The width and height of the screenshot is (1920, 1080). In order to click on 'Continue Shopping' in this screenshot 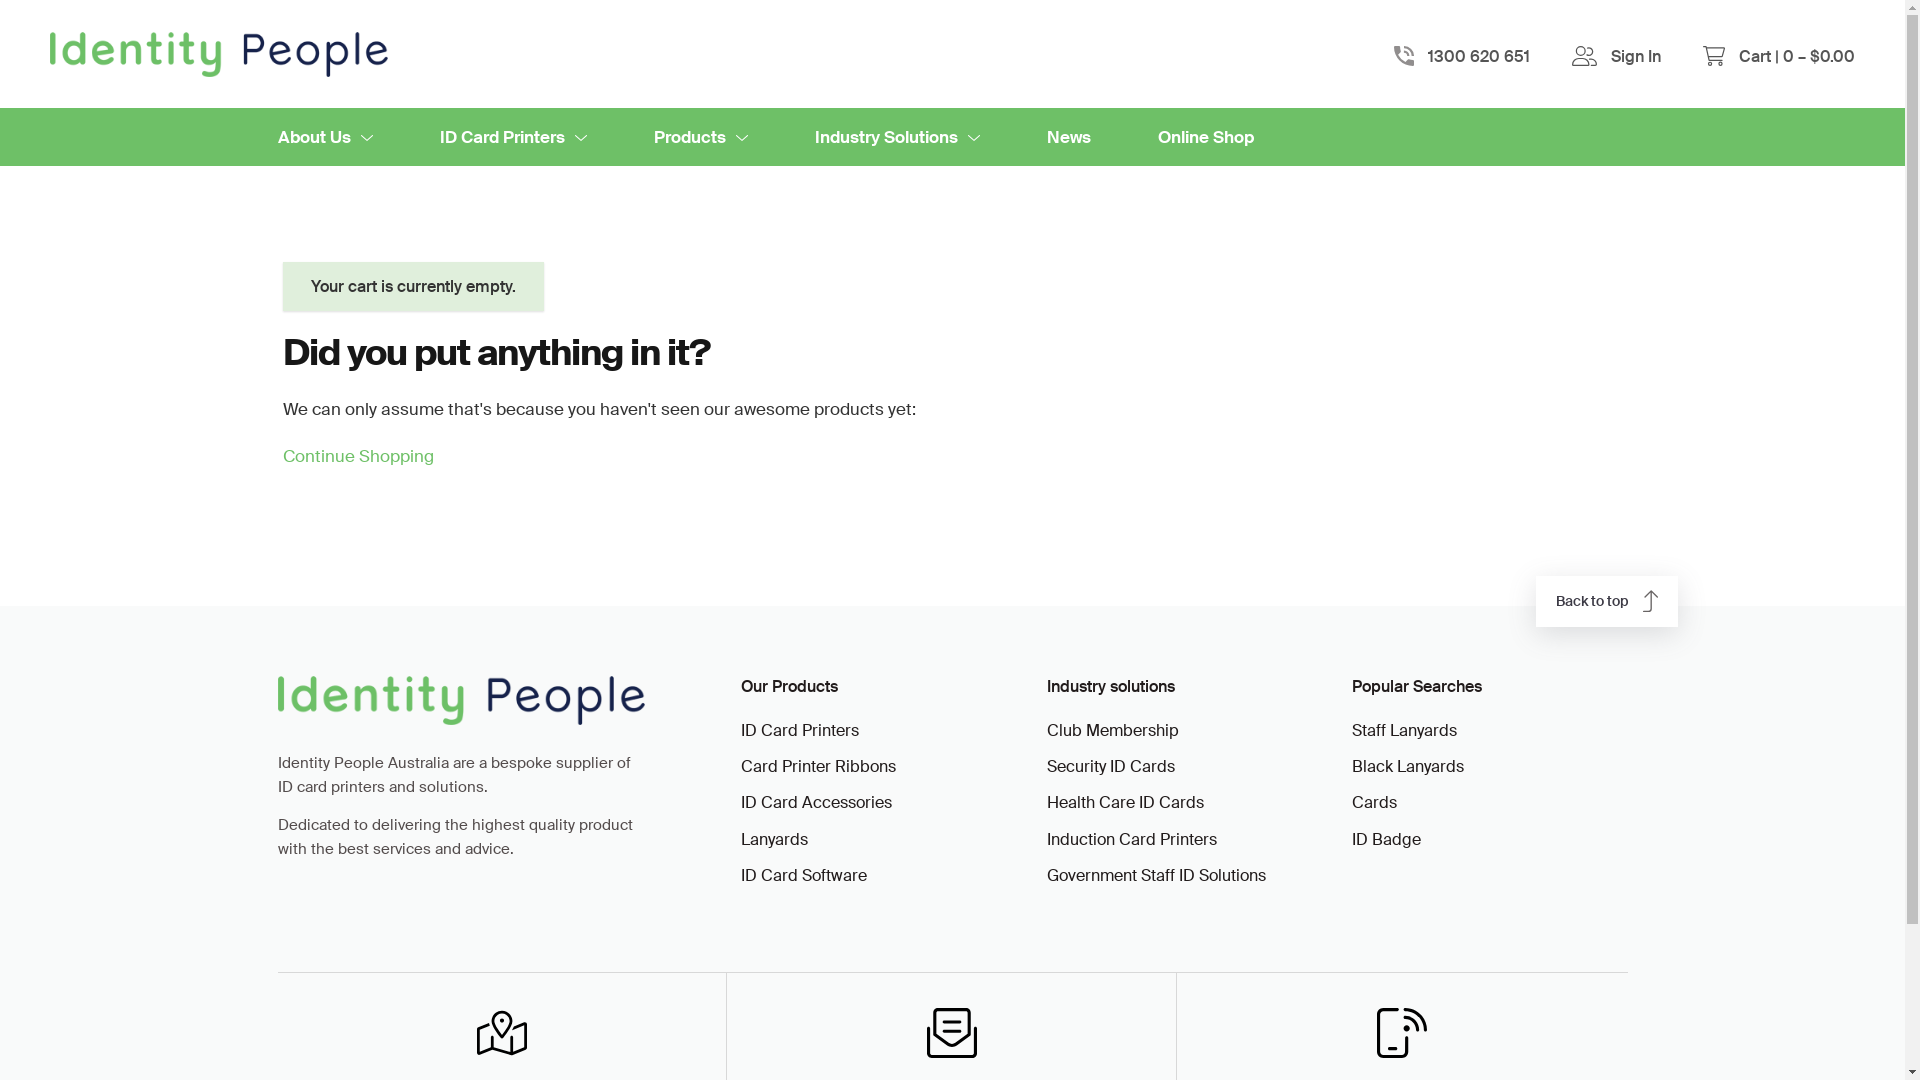, I will do `click(281, 455)`.